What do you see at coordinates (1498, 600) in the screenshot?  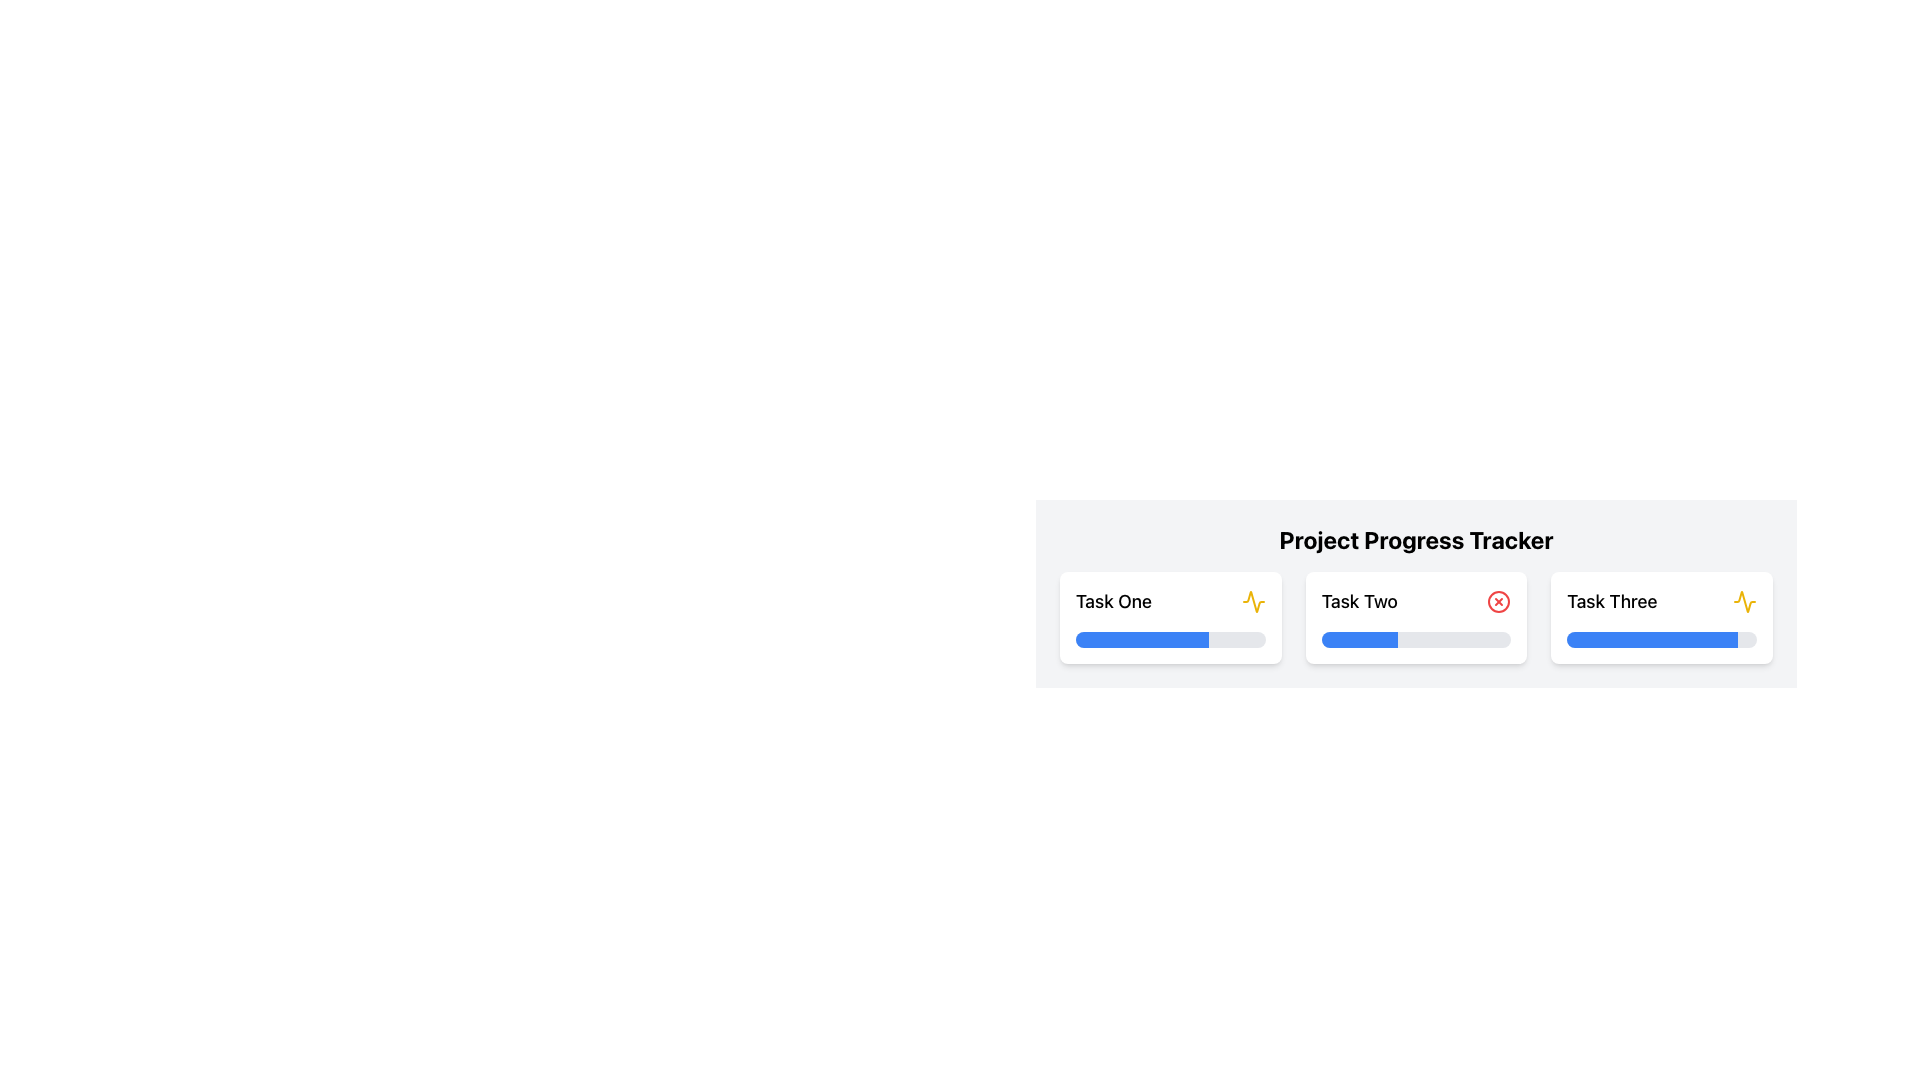 I see `the red circular button with an 'X' symbol located in the 'Task Two' section, to the right of the 'Task Two' label and above the progress bar` at bounding box center [1498, 600].